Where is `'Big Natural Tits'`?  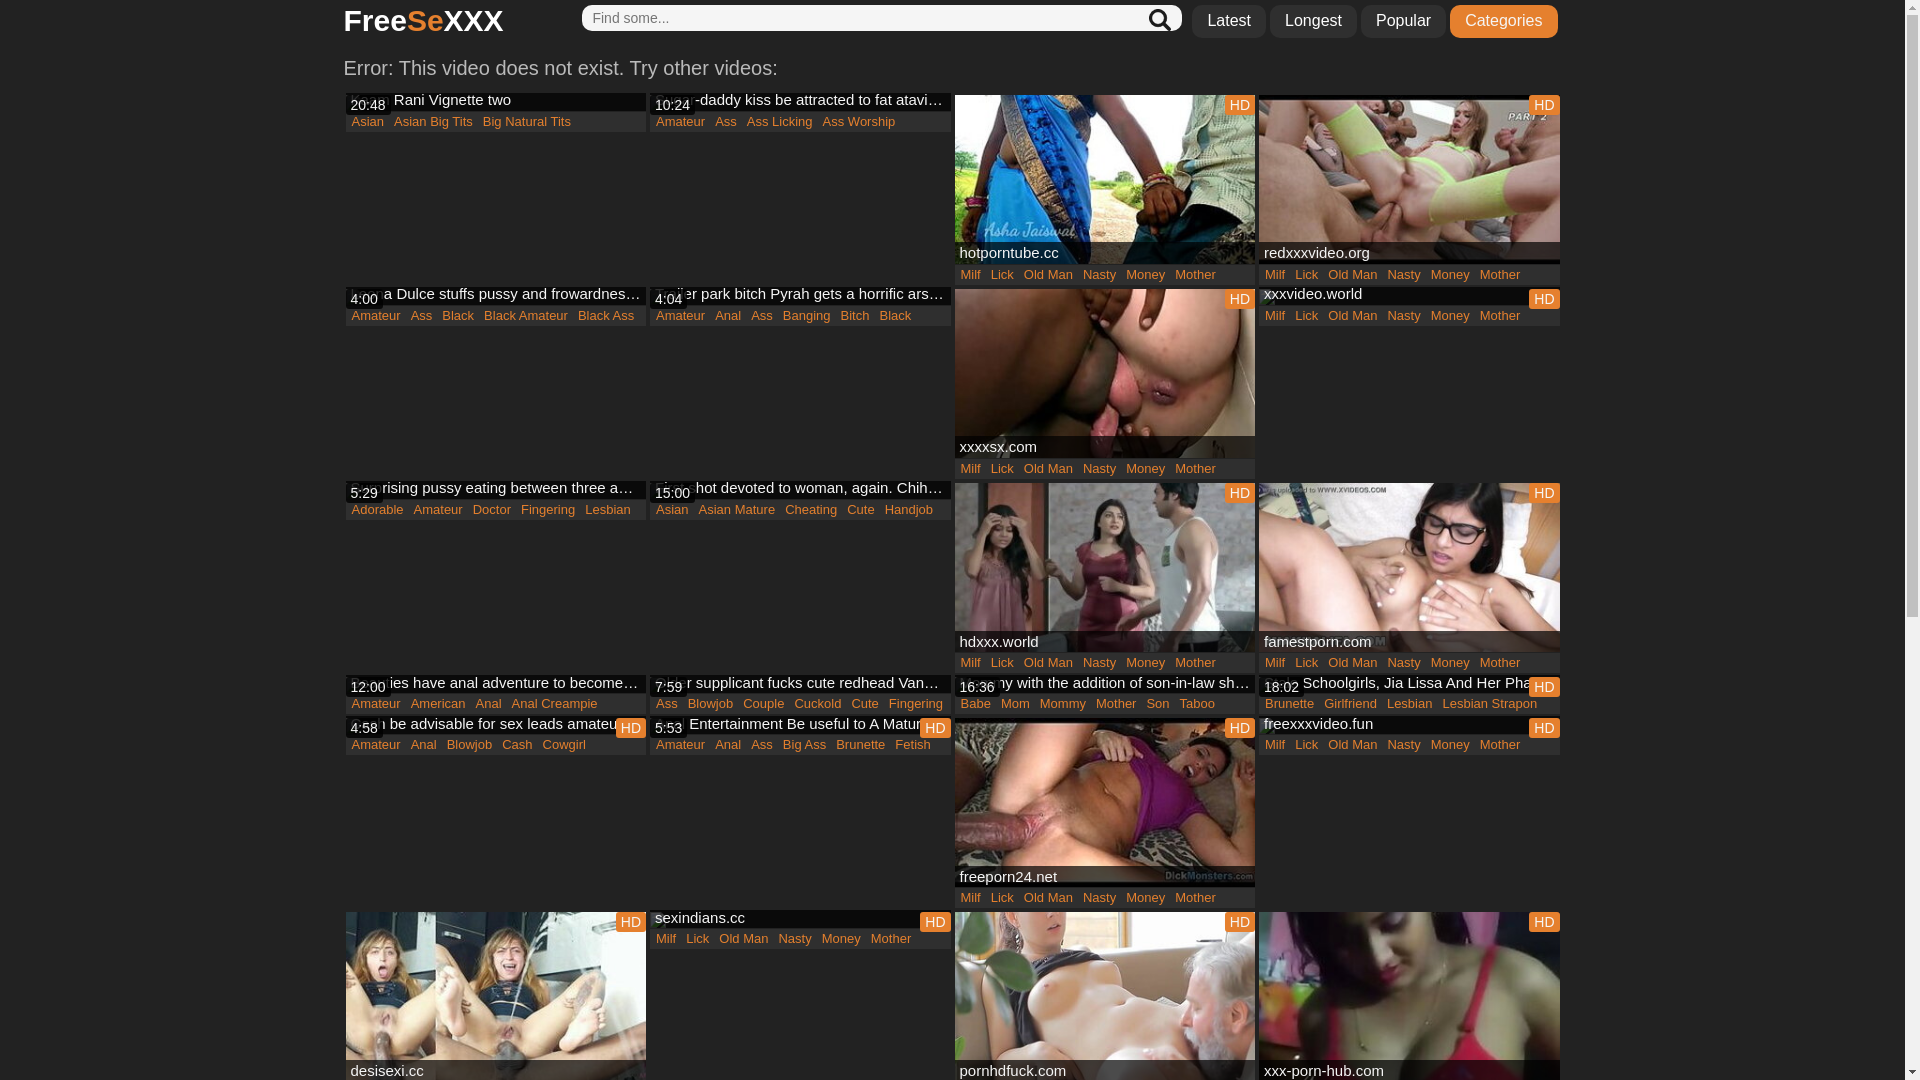 'Big Natural Tits' is located at coordinates (477, 122).